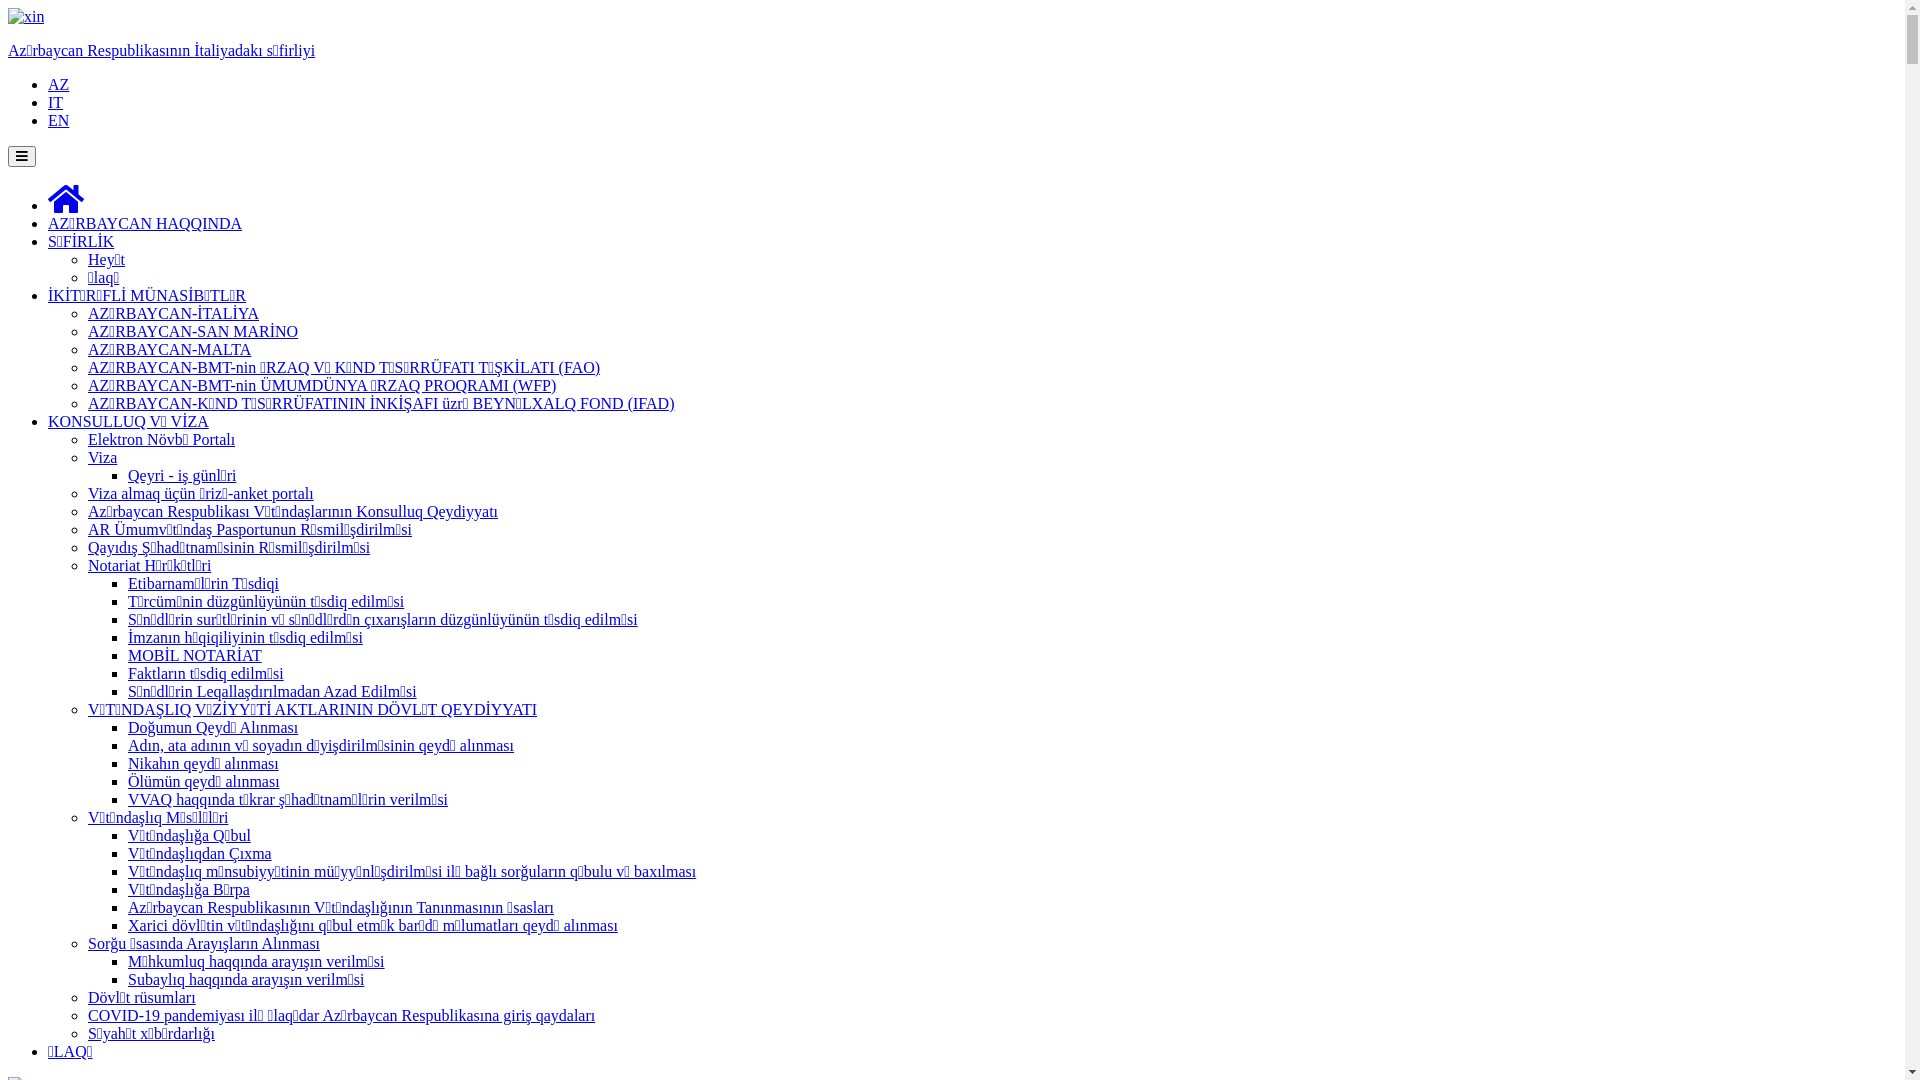  Describe the element at coordinates (55, 102) in the screenshot. I see `'IT'` at that location.